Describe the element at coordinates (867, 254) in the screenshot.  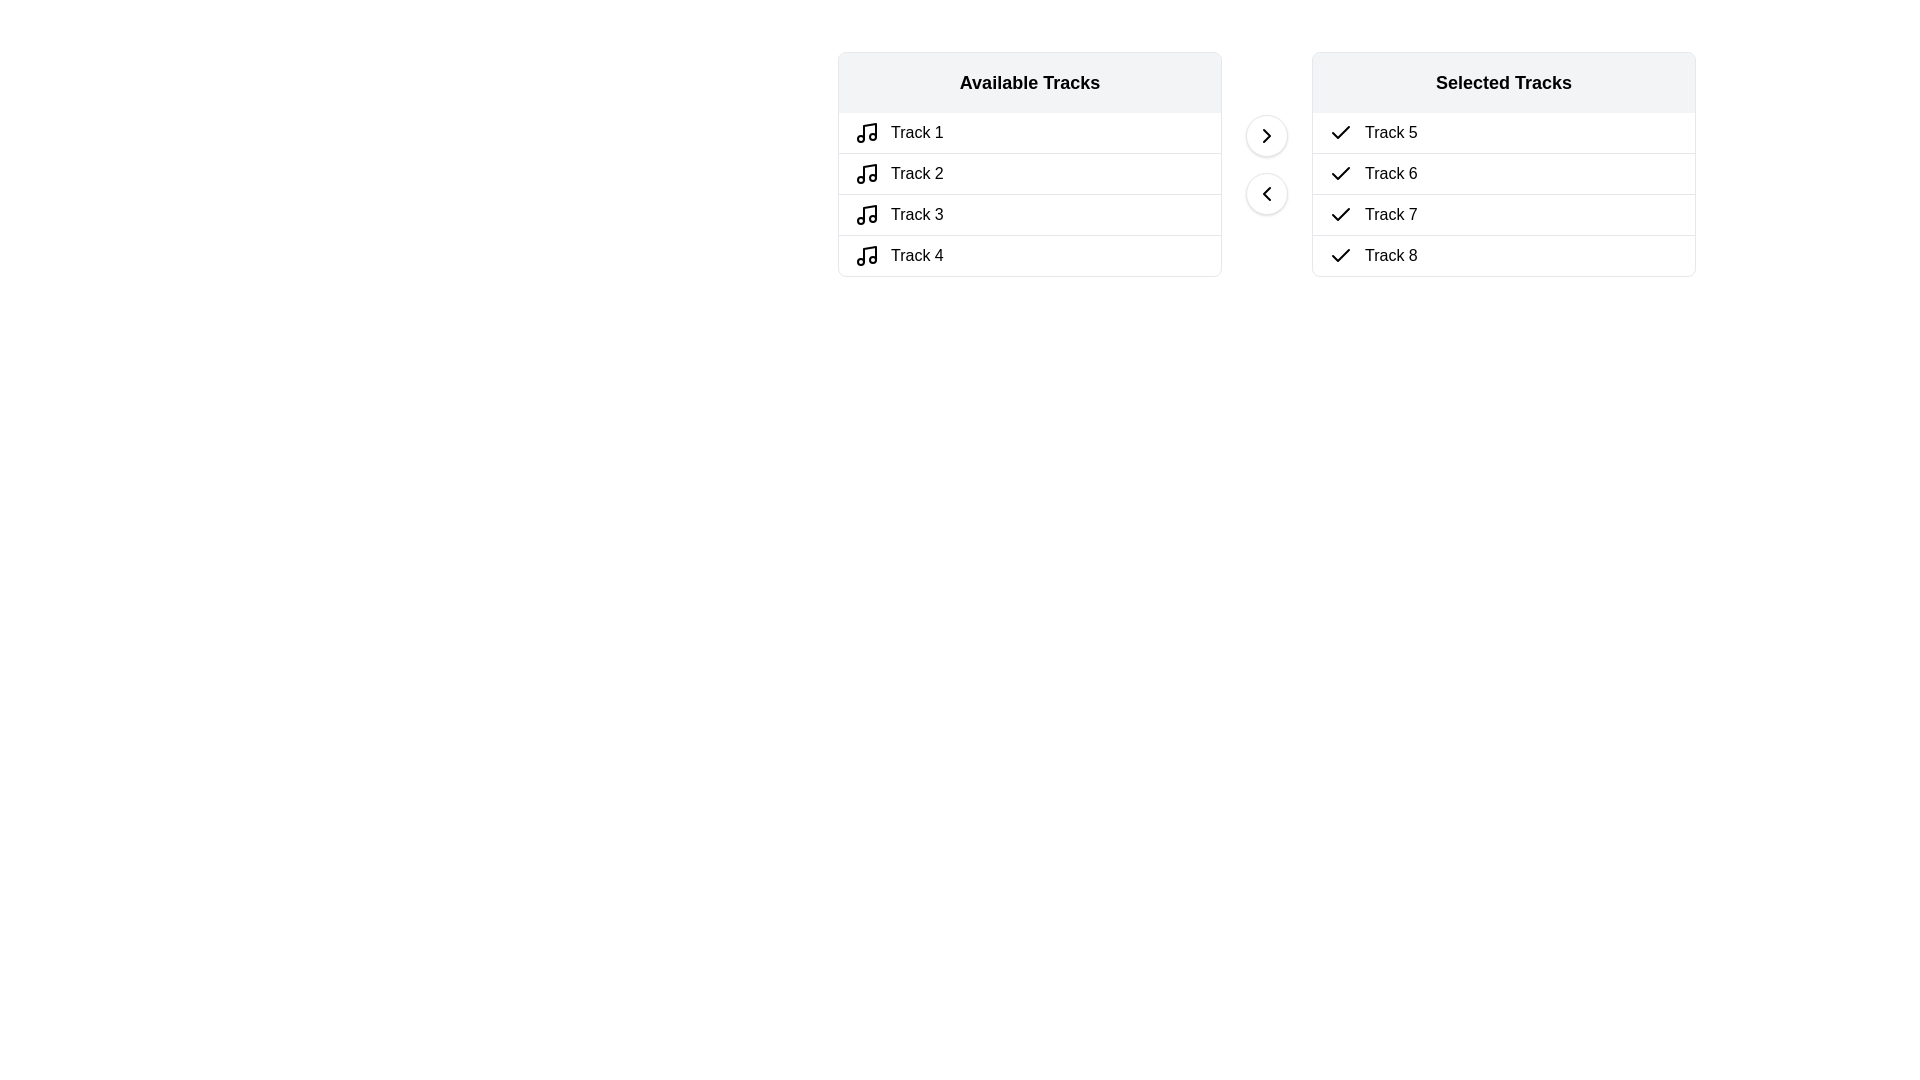
I see `the musical note icon, which is an outline style icon located to the left of the text 'Track 4' in the fourth row of the 'Available Tracks' list` at that location.